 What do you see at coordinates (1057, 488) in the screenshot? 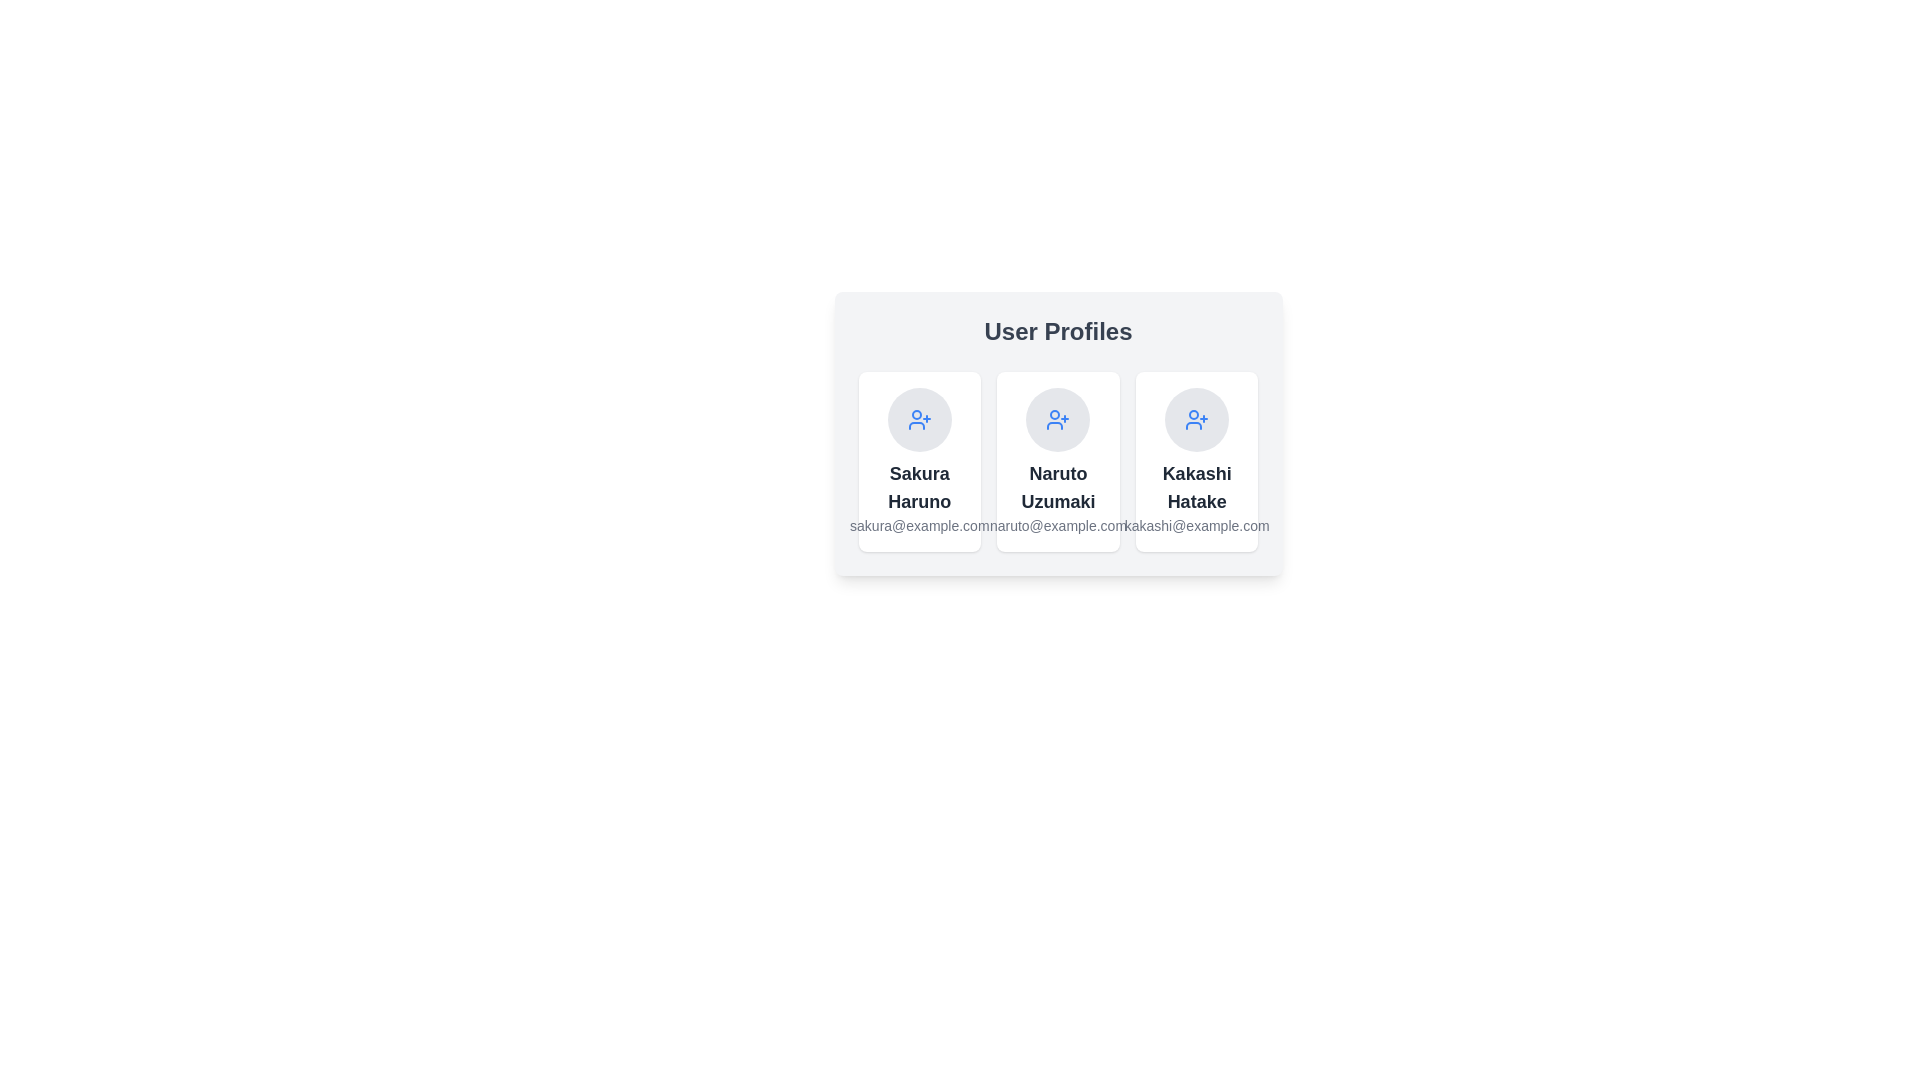
I see `the user name label in the middle profile card` at bounding box center [1057, 488].